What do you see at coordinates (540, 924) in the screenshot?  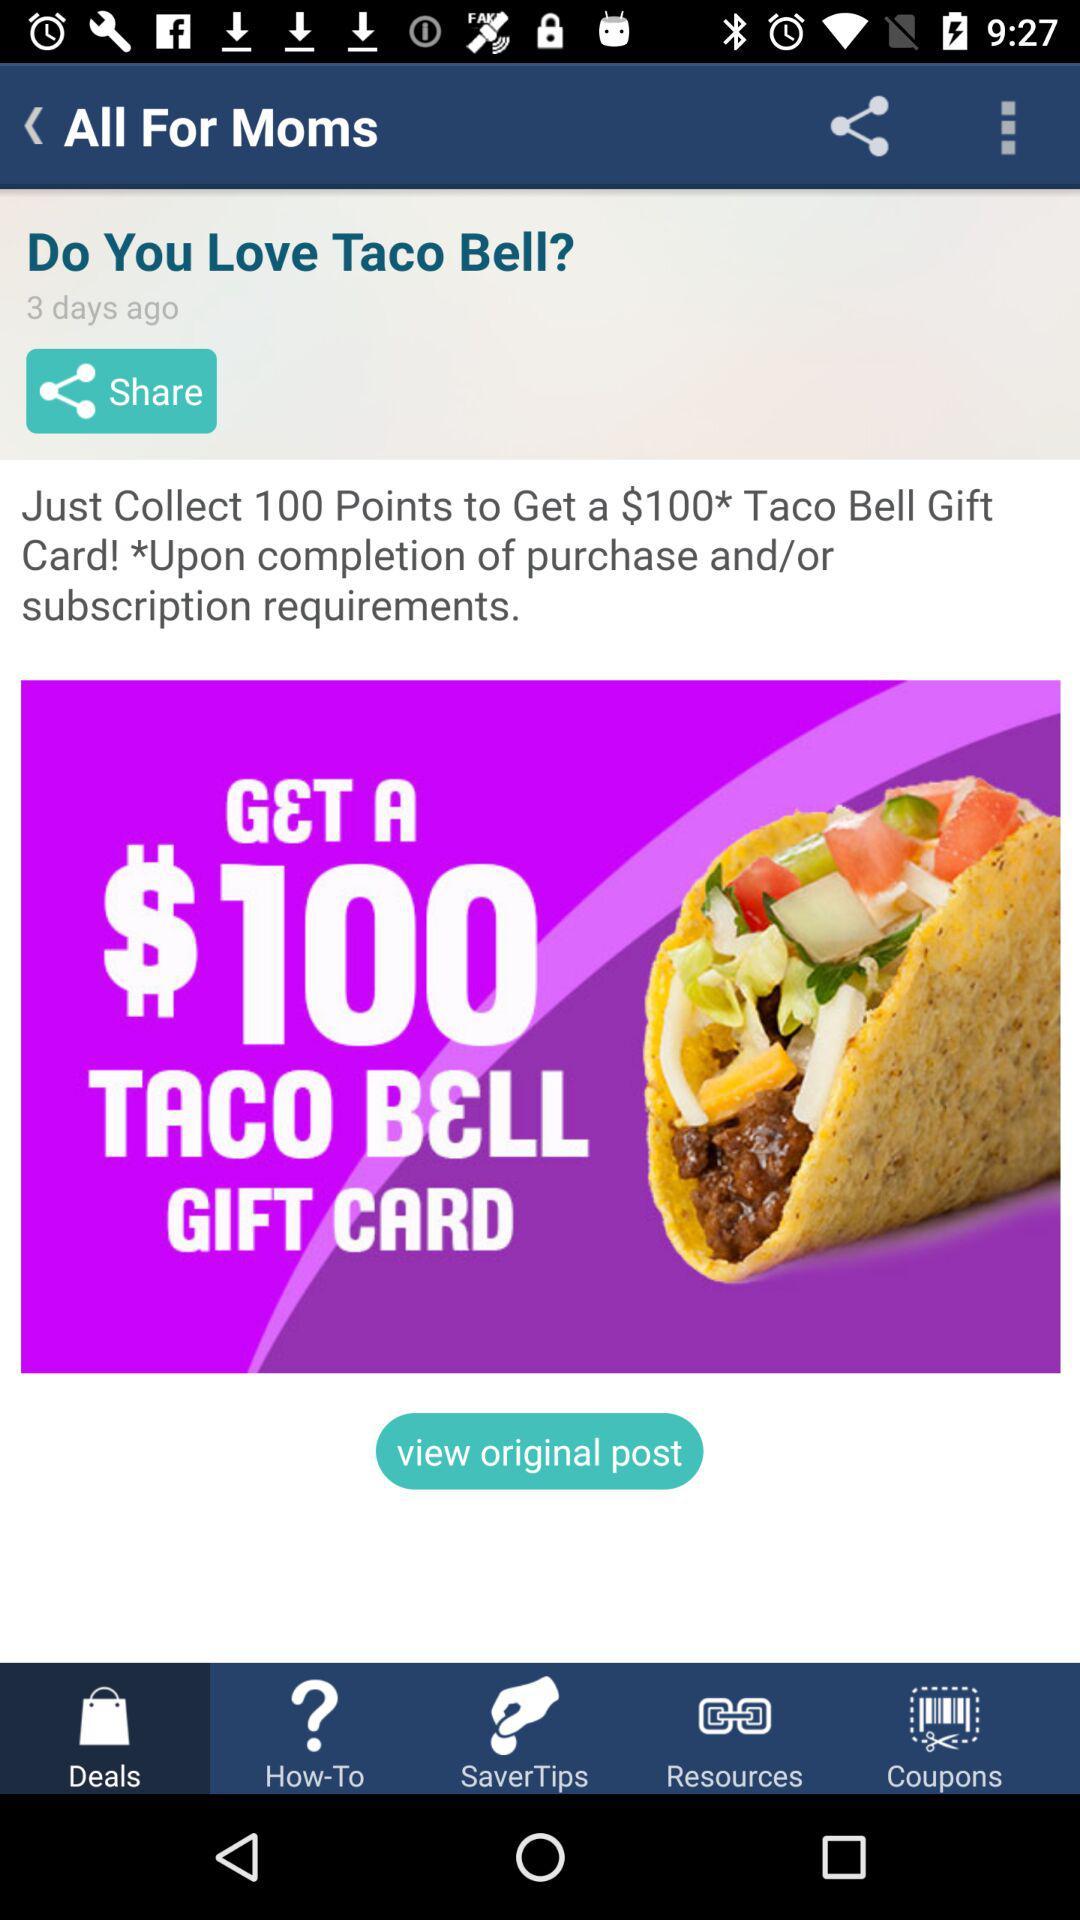 I see `open advertisement for taco bell` at bounding box center [540, 924].